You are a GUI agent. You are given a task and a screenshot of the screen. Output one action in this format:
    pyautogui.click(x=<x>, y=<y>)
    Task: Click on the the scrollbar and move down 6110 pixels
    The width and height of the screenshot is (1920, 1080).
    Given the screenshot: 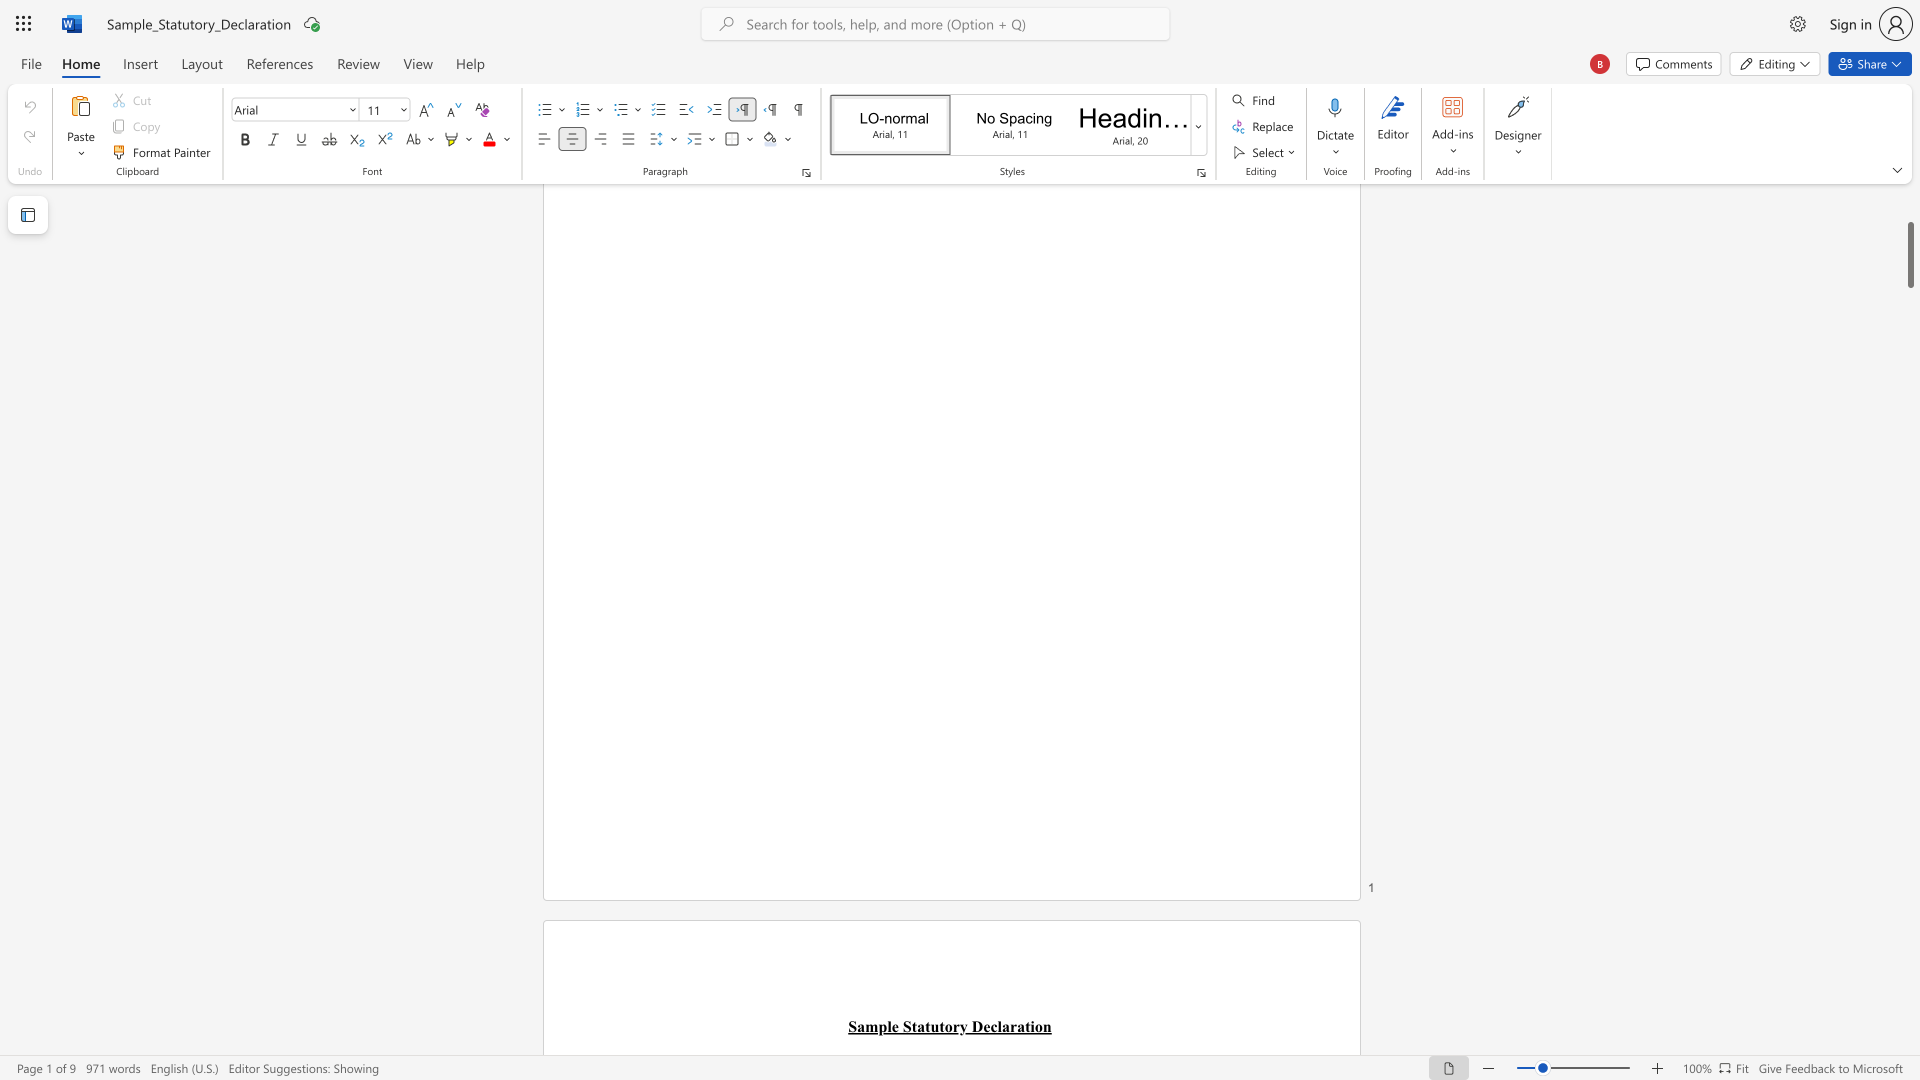 What is the action you would take?
    pyautogui.click(x=1909, y=254)
    